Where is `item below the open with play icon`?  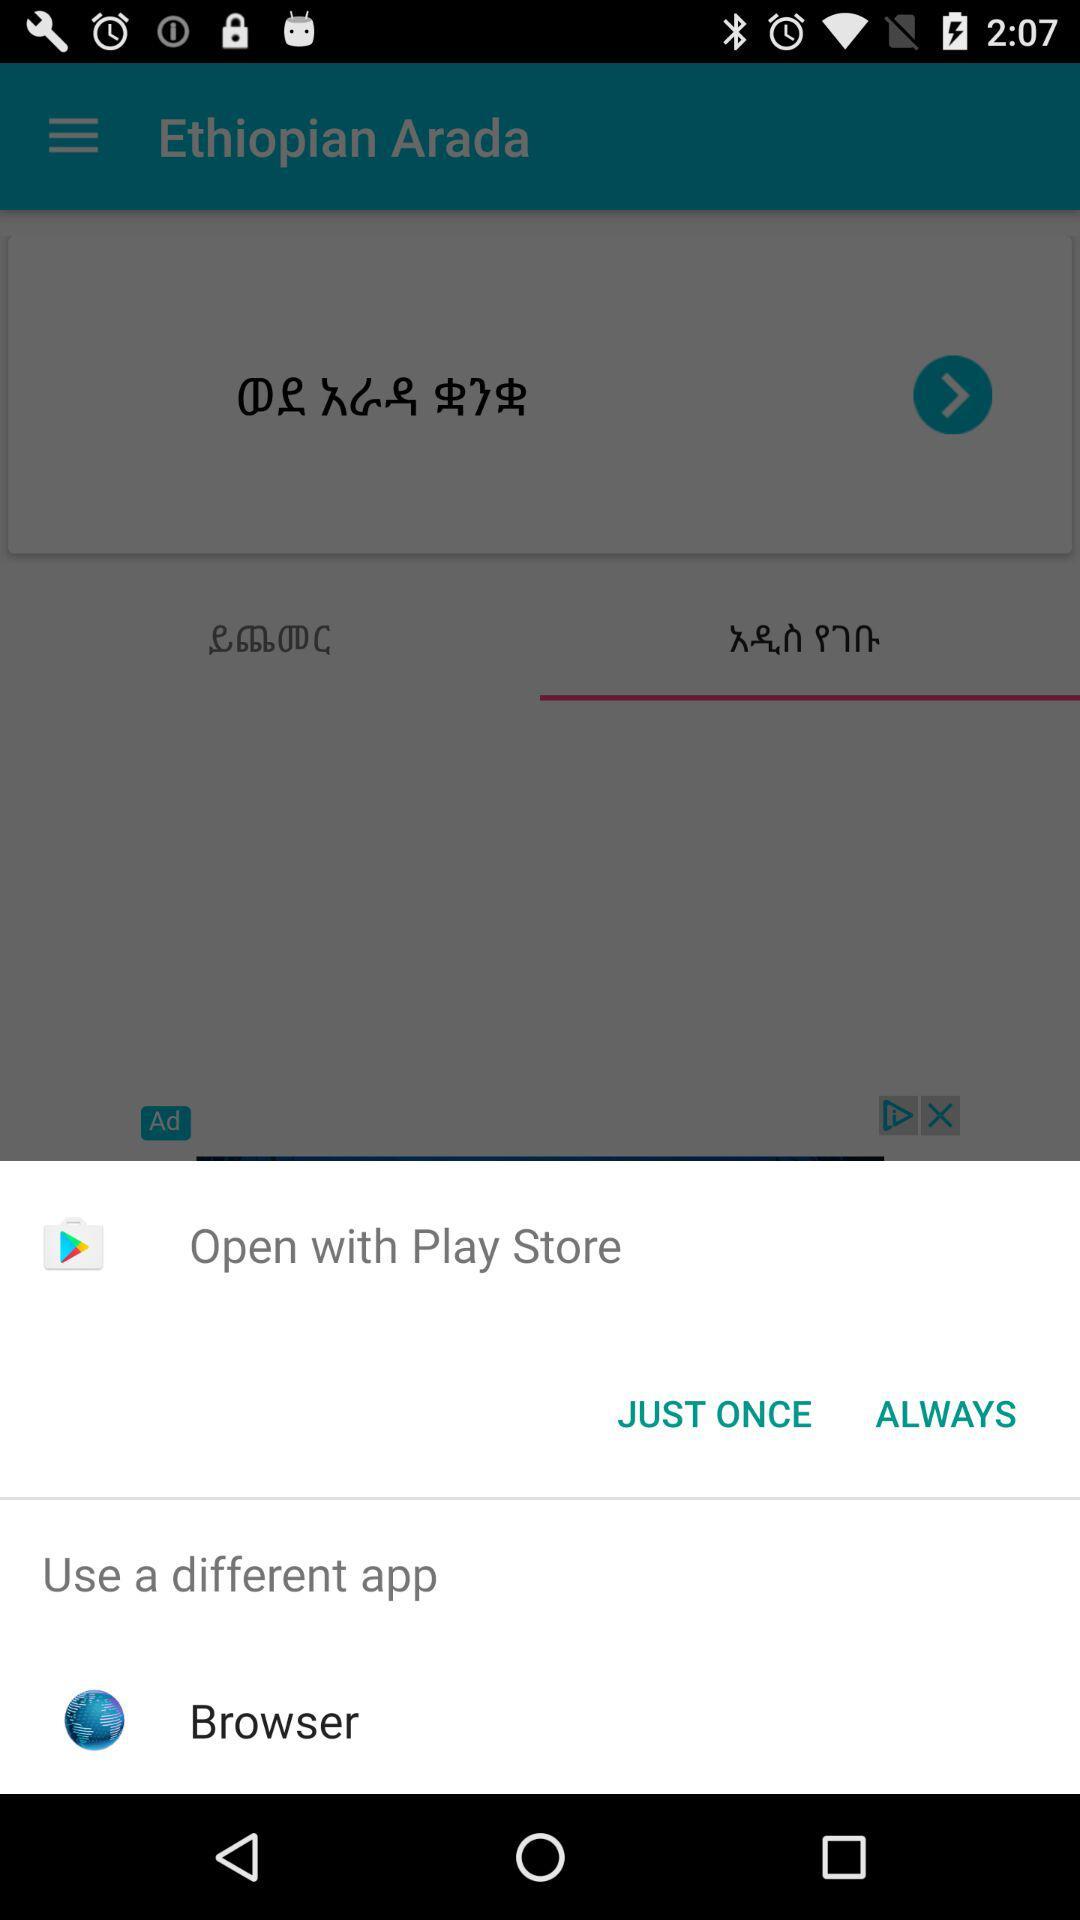
item below the open with play icon is located at coordinates (945, 1411).